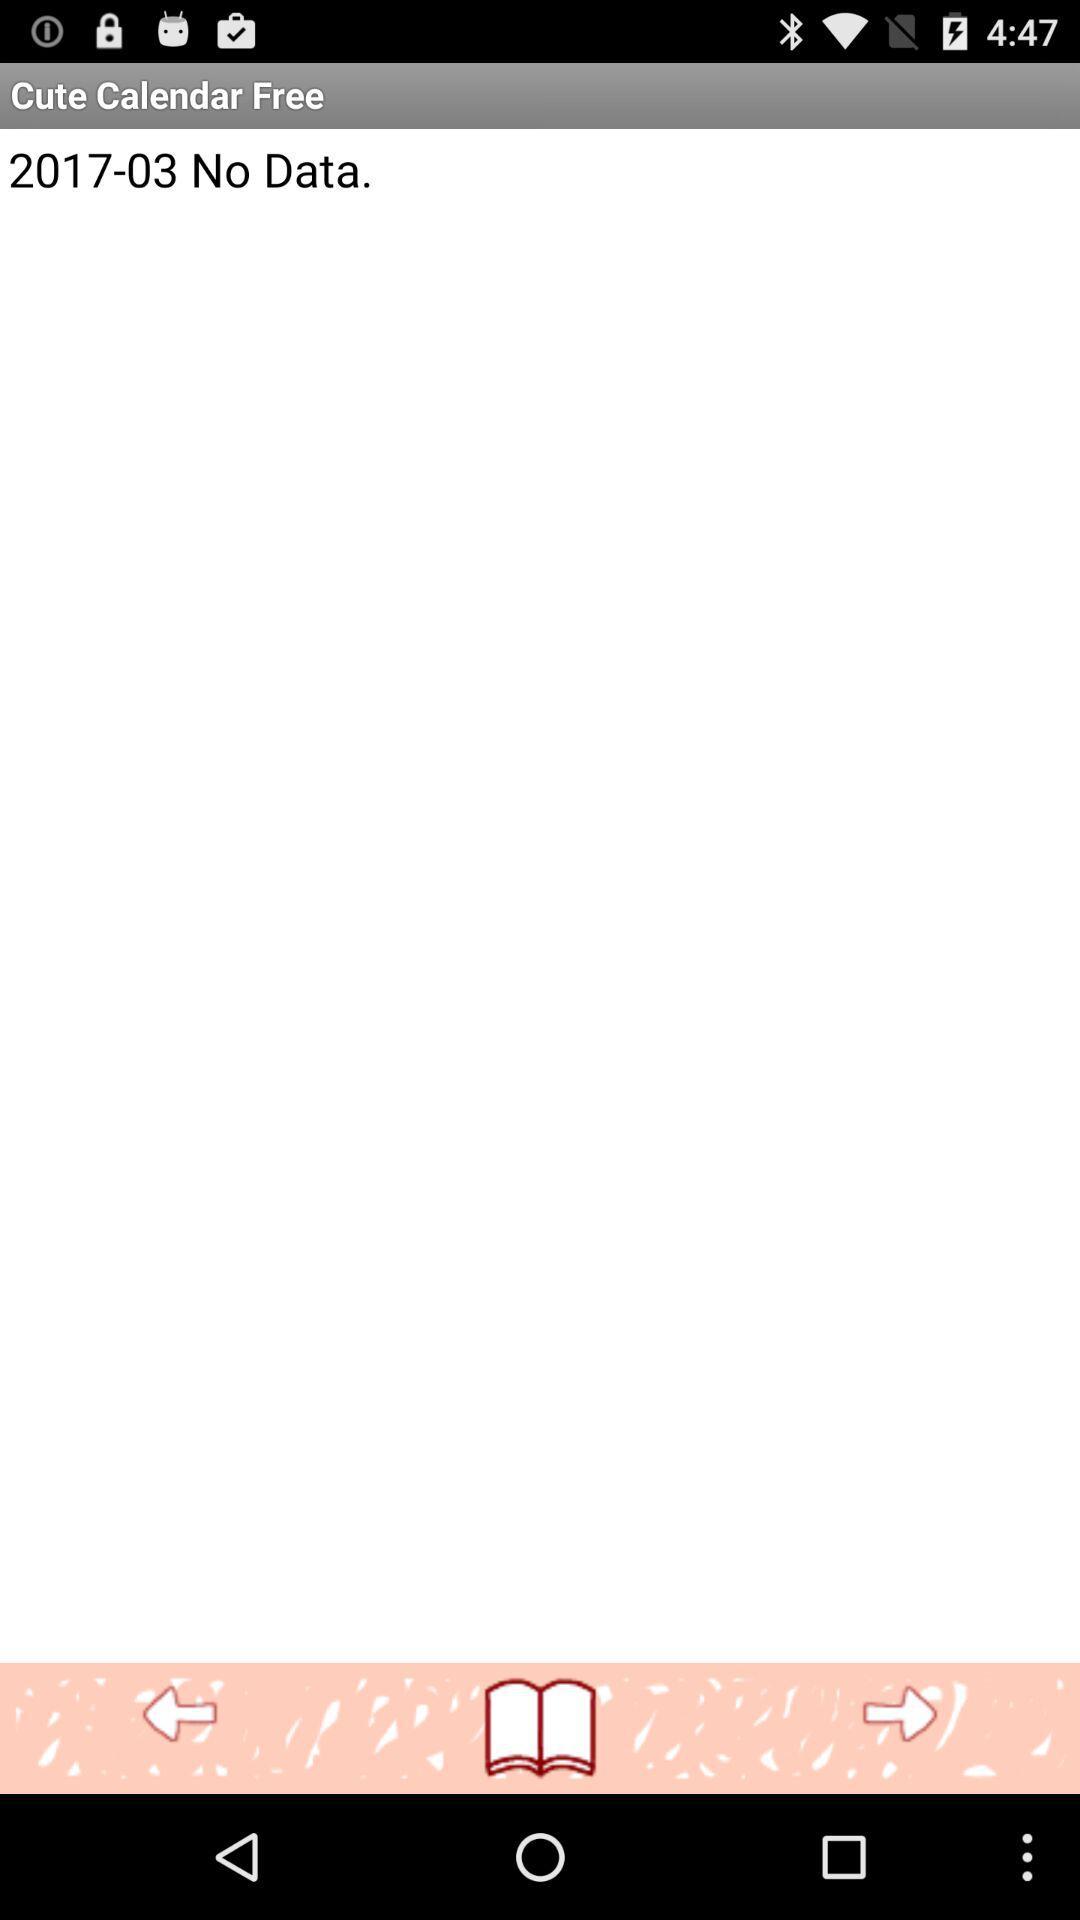 The image size is (1080, 1920). What do you see at coordinates (898, 1714) in the screenshot?
I see `advance to next page` at bounding box center [898, 1714].